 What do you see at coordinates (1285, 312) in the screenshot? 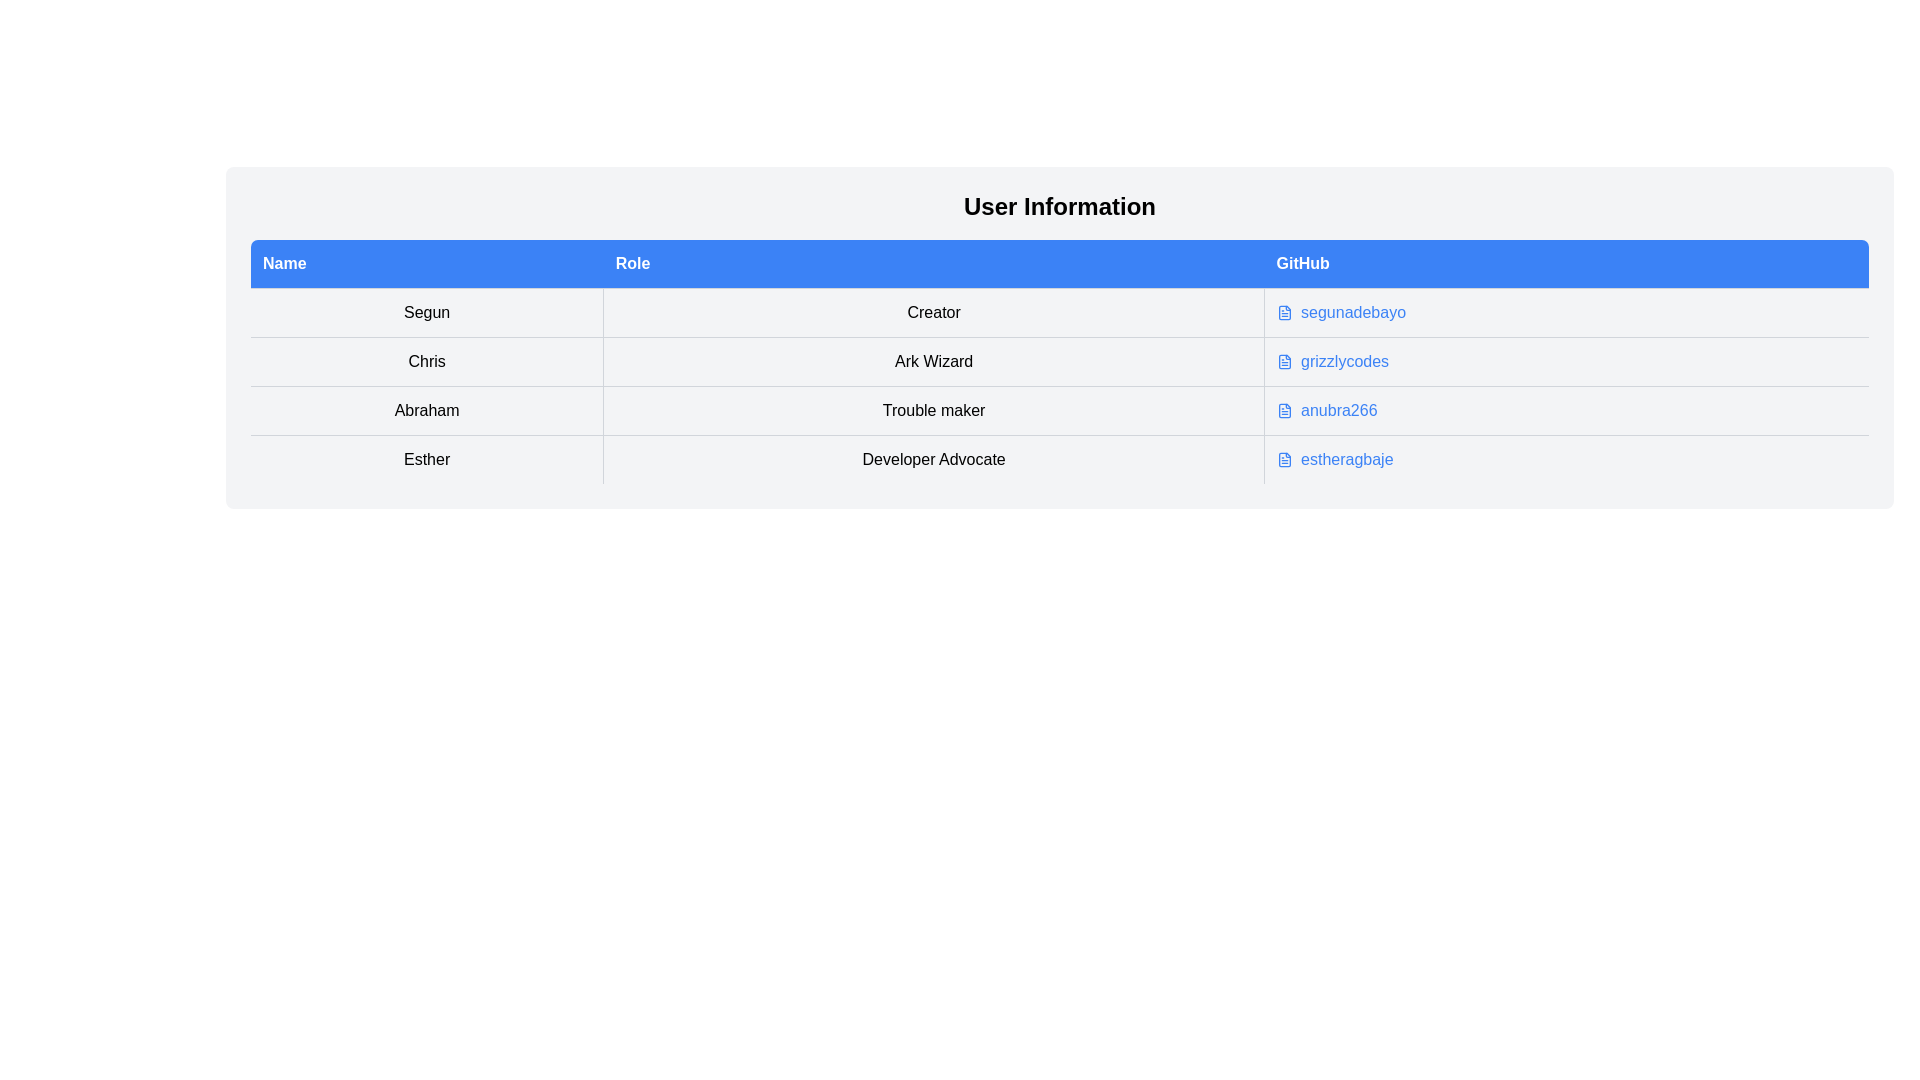
I see `the GitHub icon in the table next to the row labeled 'Sagun'` at bounding box center [1285, 312].